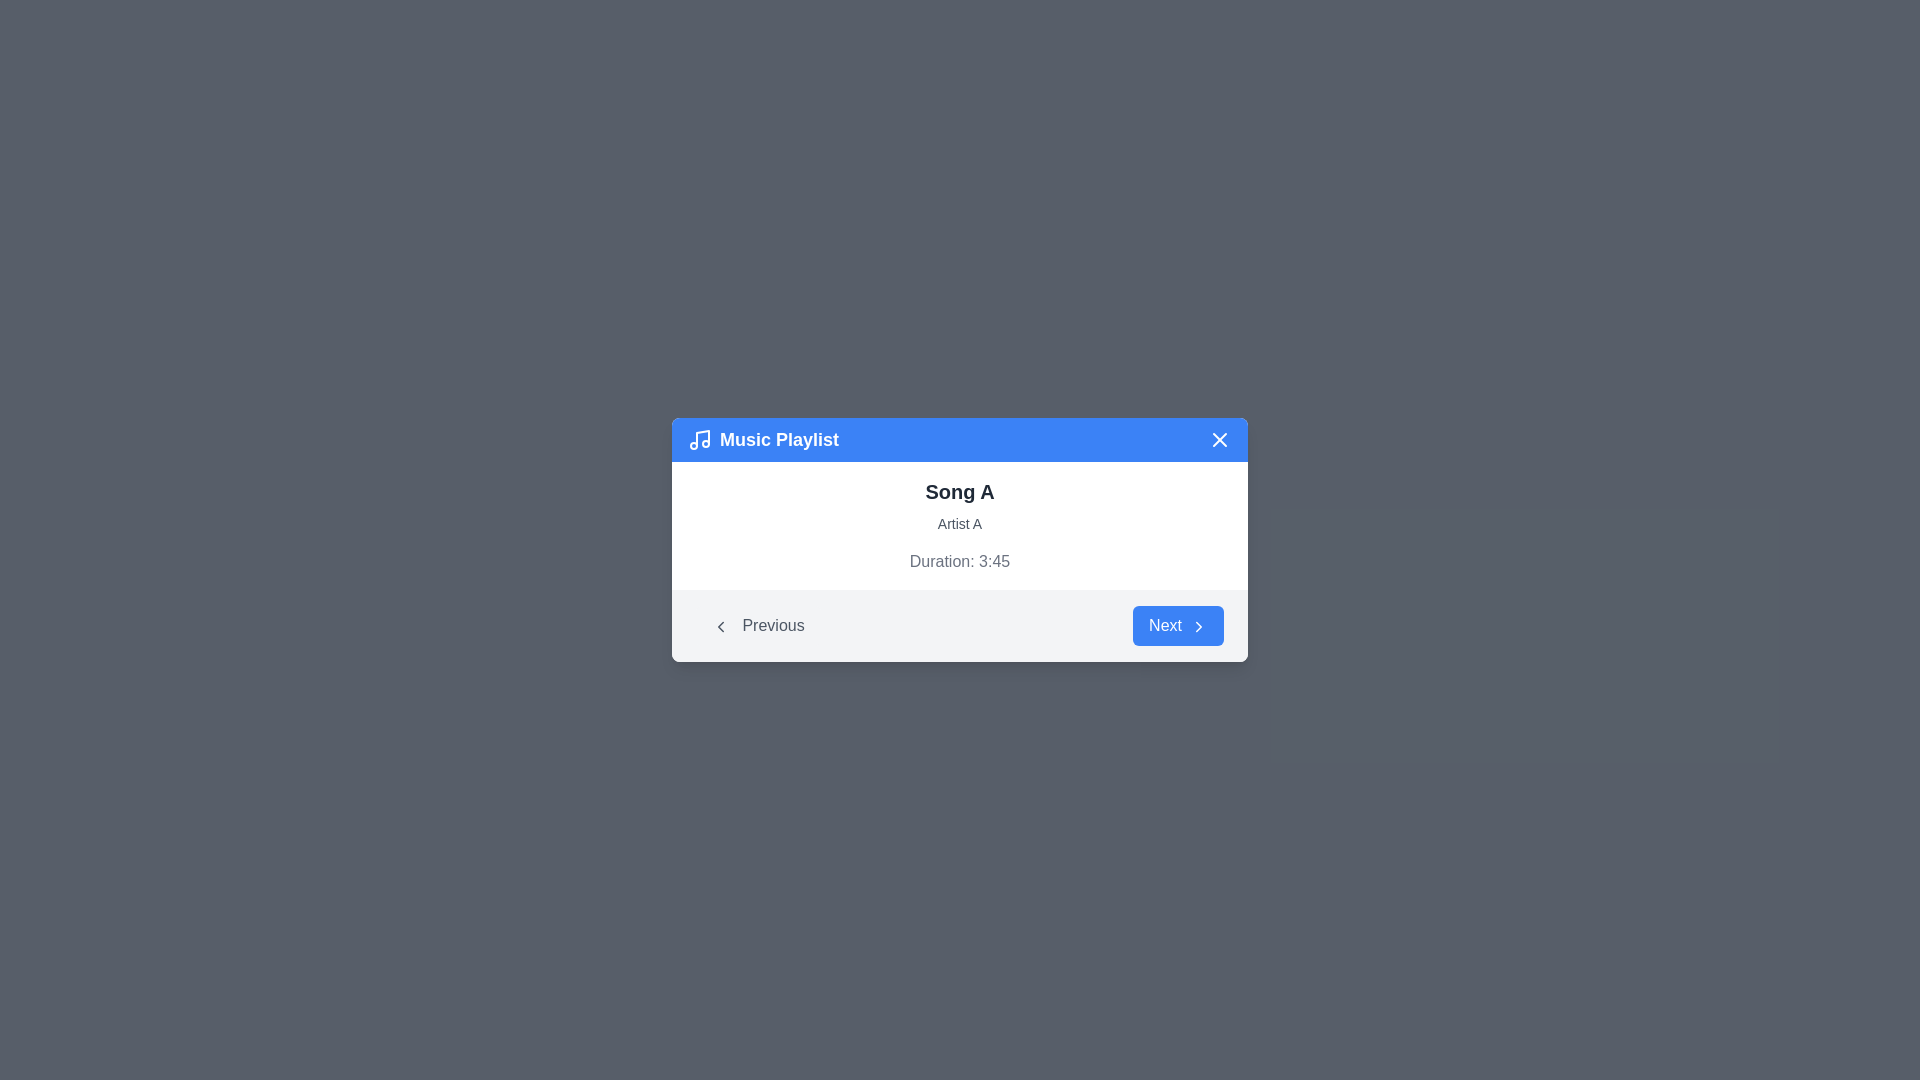 The image size is (1920, 1080). Describe the element at coordinates (700, 438) in the screenshot. I see `decorative icon for the 'Music Playlist' header located to the far left of the title using developer tools` at that location.